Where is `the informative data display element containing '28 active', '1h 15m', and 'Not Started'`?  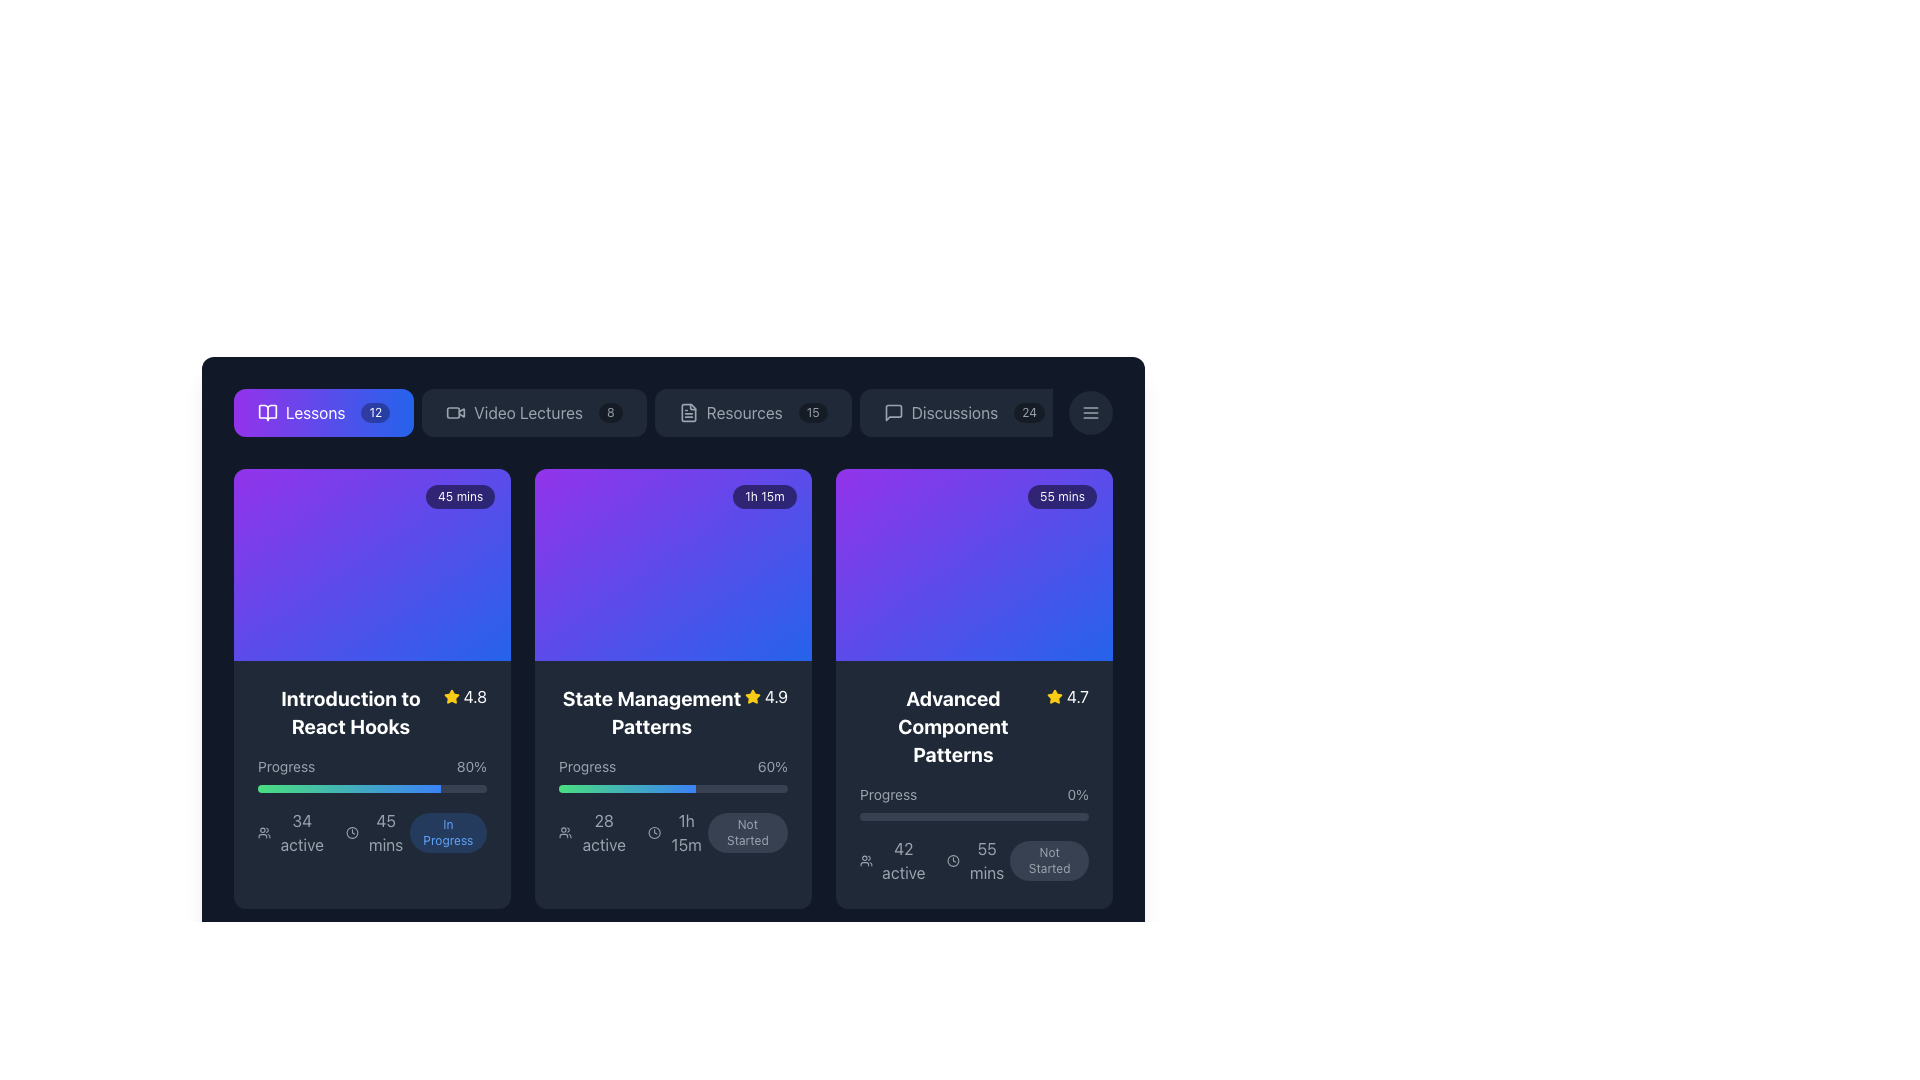 the informative data display element containing '28 active', '1h 15m', and 'Not Started' is located at coordinates (673, 833).